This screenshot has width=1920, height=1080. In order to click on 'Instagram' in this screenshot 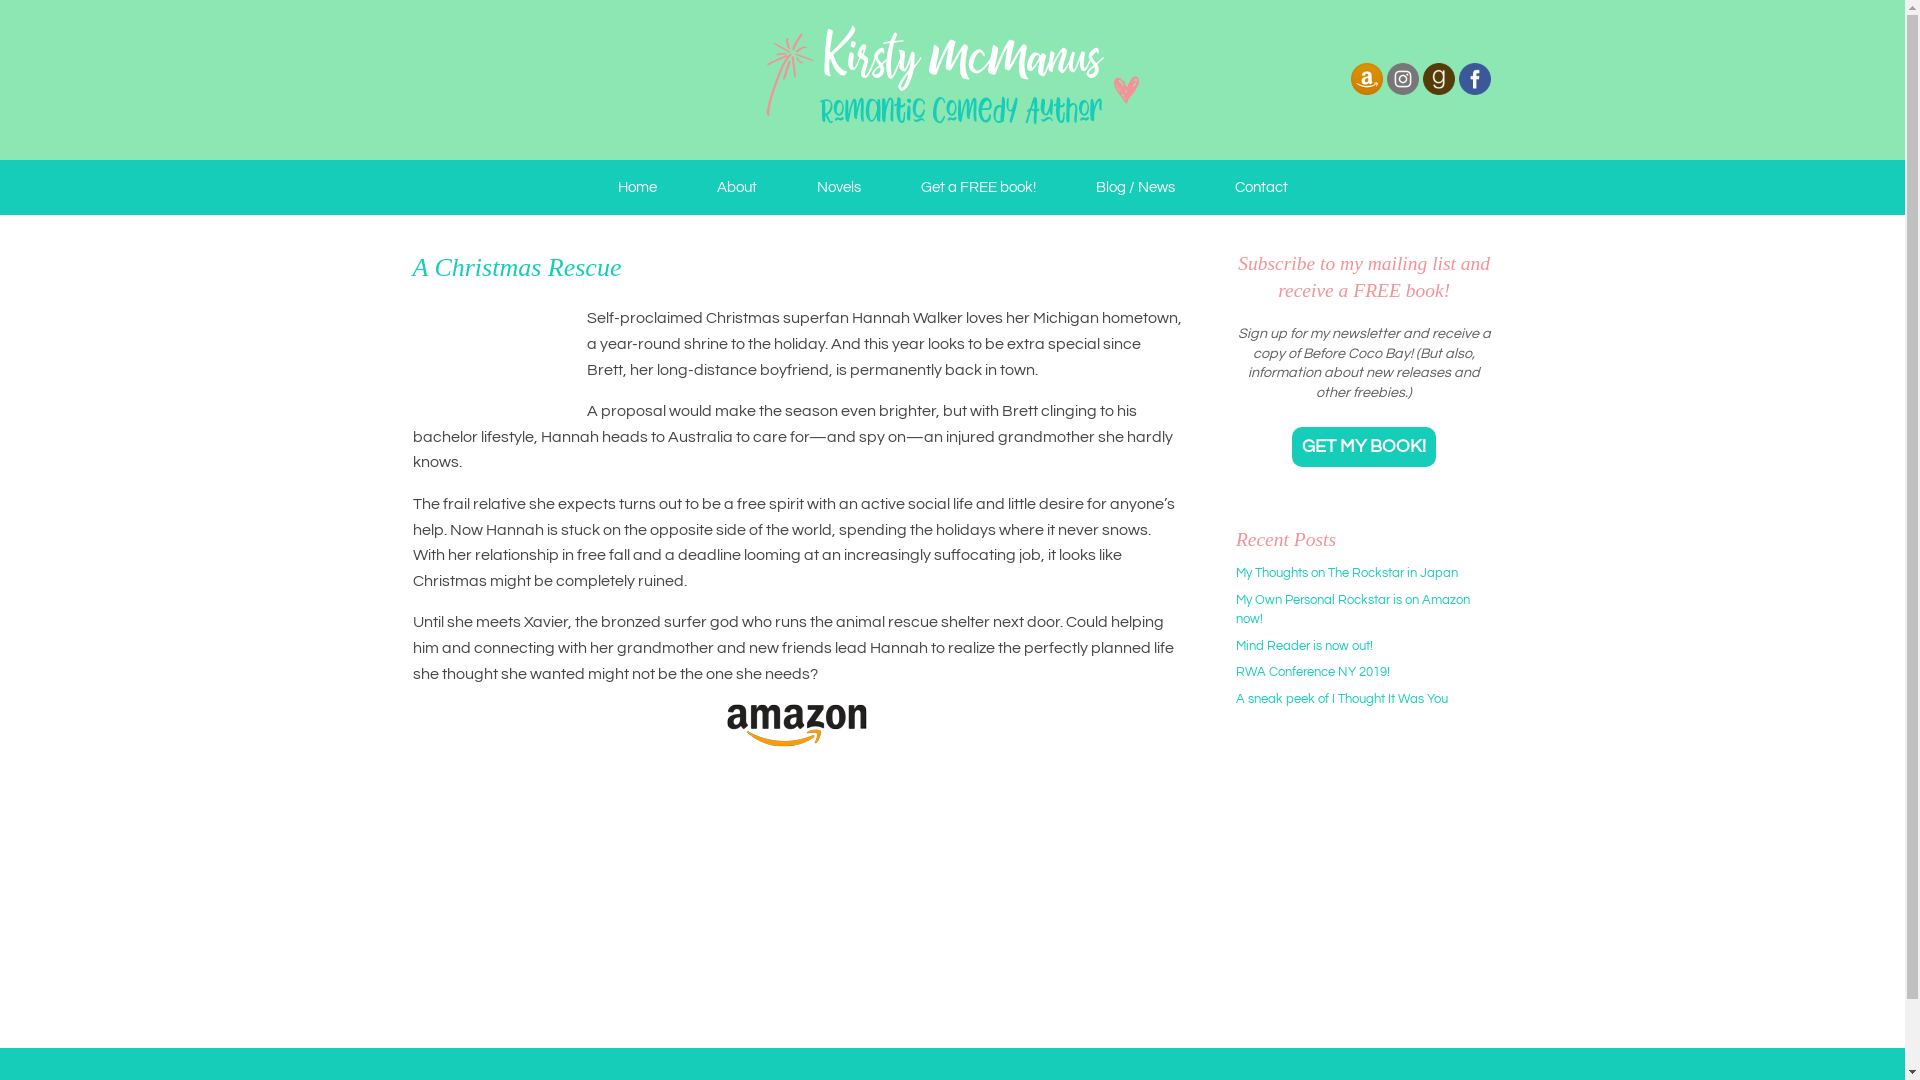, I will do `click(1400, 76)`.